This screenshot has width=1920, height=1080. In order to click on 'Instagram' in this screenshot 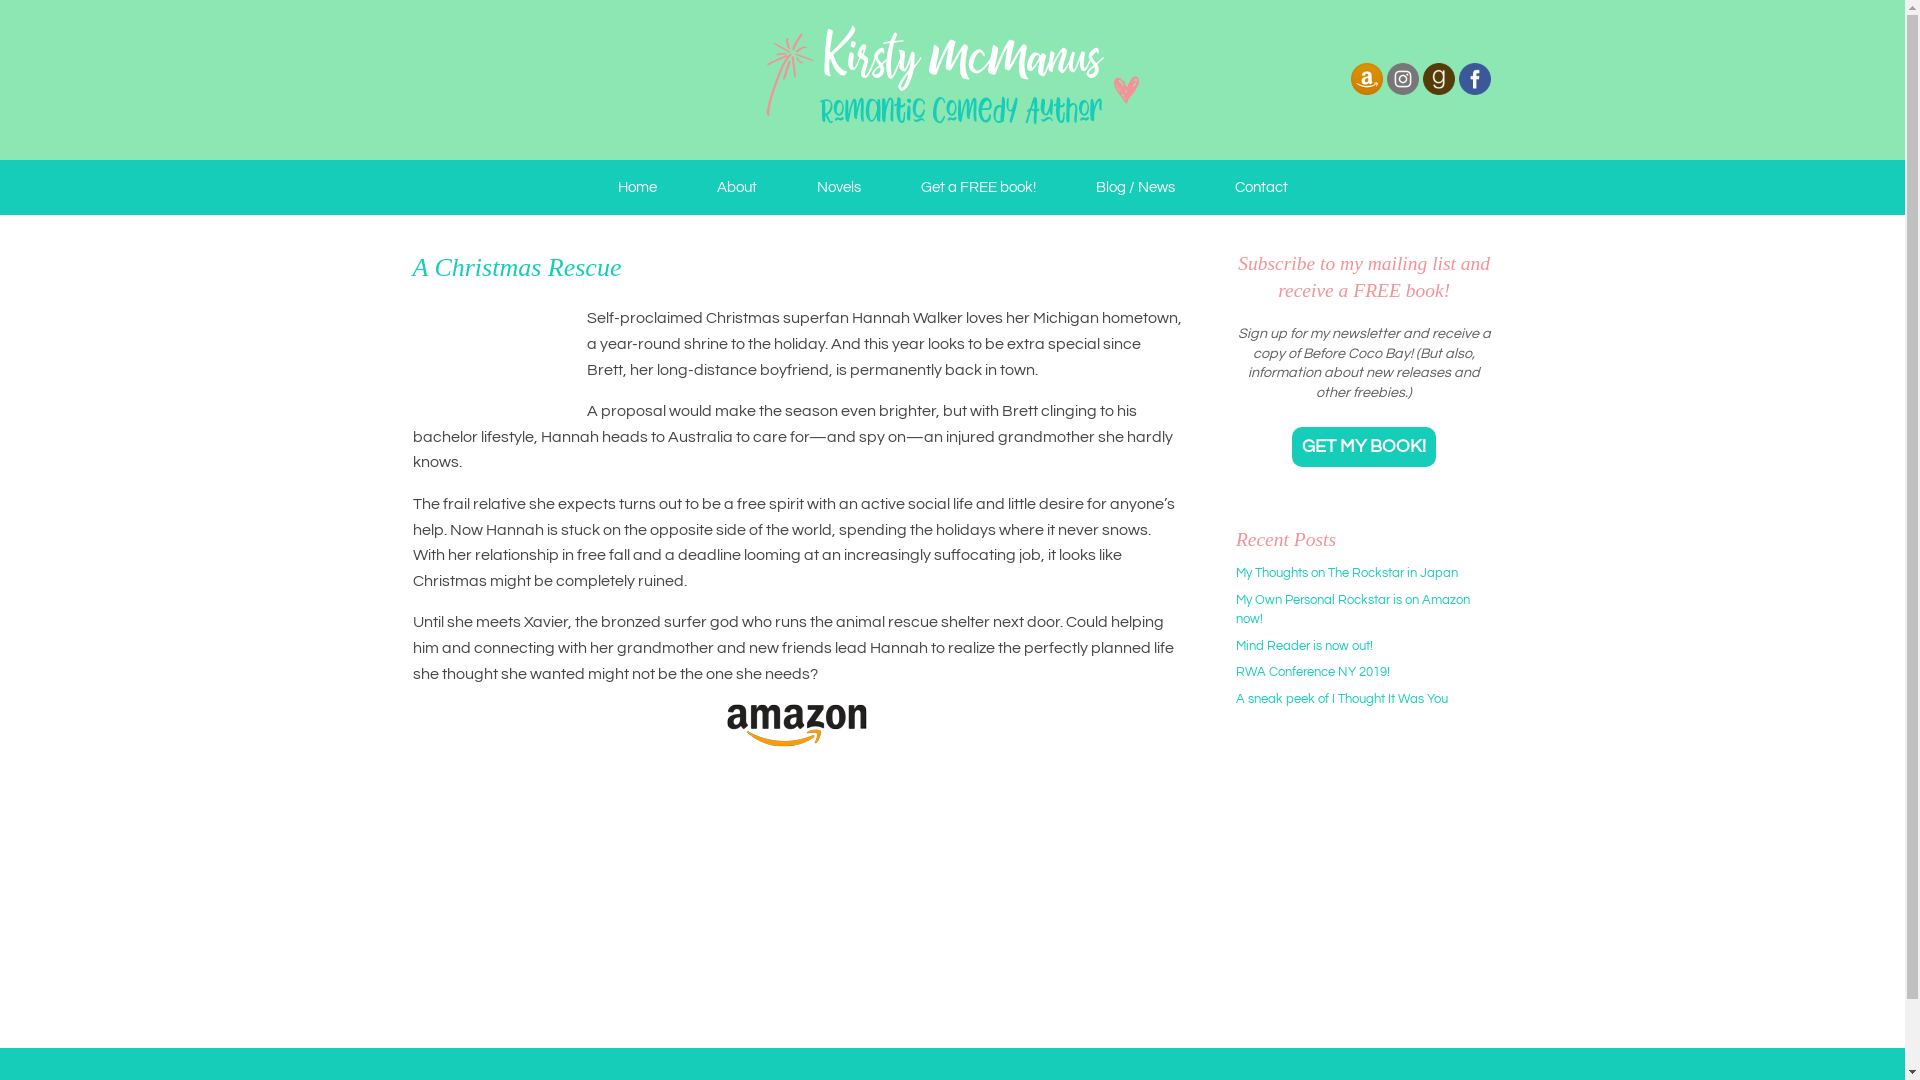, I will do `click(1400, 76)`.